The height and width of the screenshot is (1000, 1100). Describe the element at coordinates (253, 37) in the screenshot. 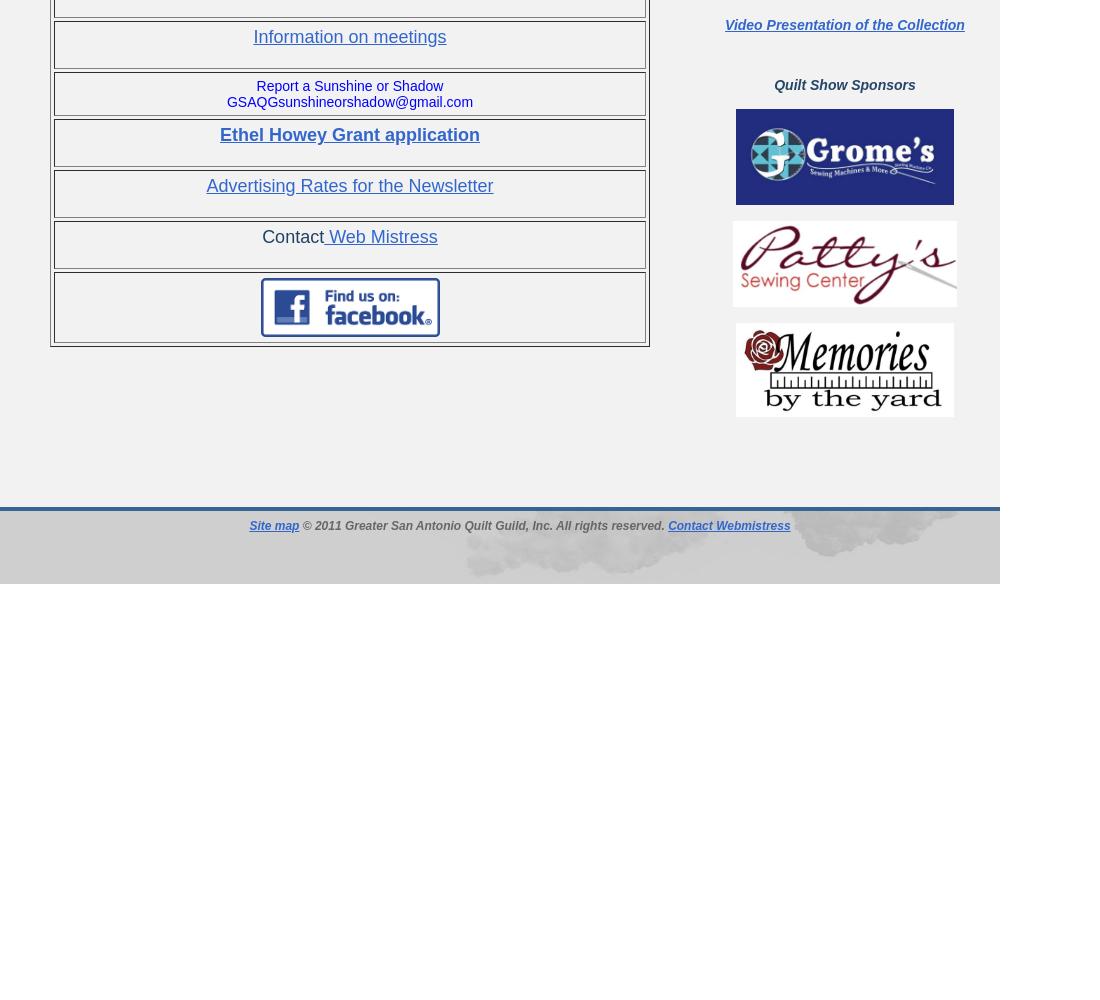

I see `'Information on meetings'` at that location.